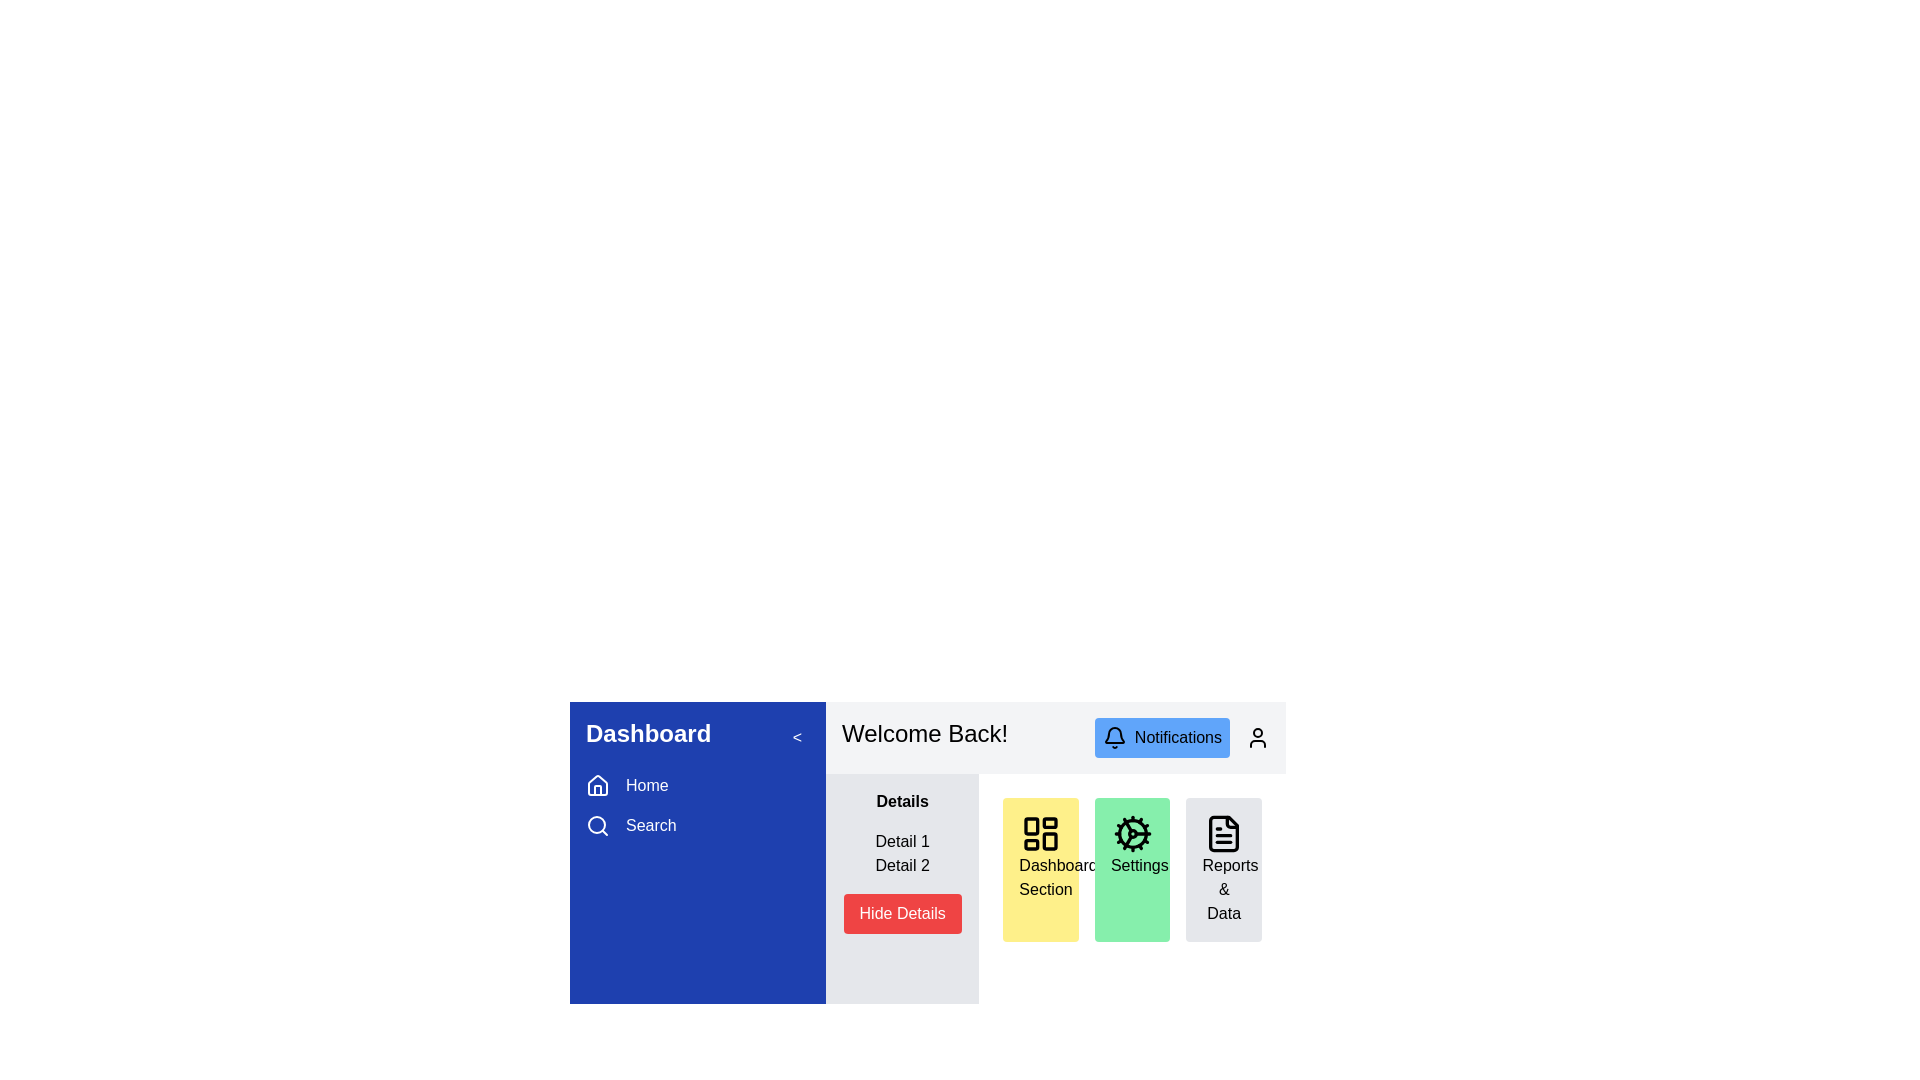 The height and width of the screenshot is (1080, 1920). I want to click on the Composite element containing the bold text 'Dashboard' and the back arrow '<' at the top of the sidebar, so click(697, 737).